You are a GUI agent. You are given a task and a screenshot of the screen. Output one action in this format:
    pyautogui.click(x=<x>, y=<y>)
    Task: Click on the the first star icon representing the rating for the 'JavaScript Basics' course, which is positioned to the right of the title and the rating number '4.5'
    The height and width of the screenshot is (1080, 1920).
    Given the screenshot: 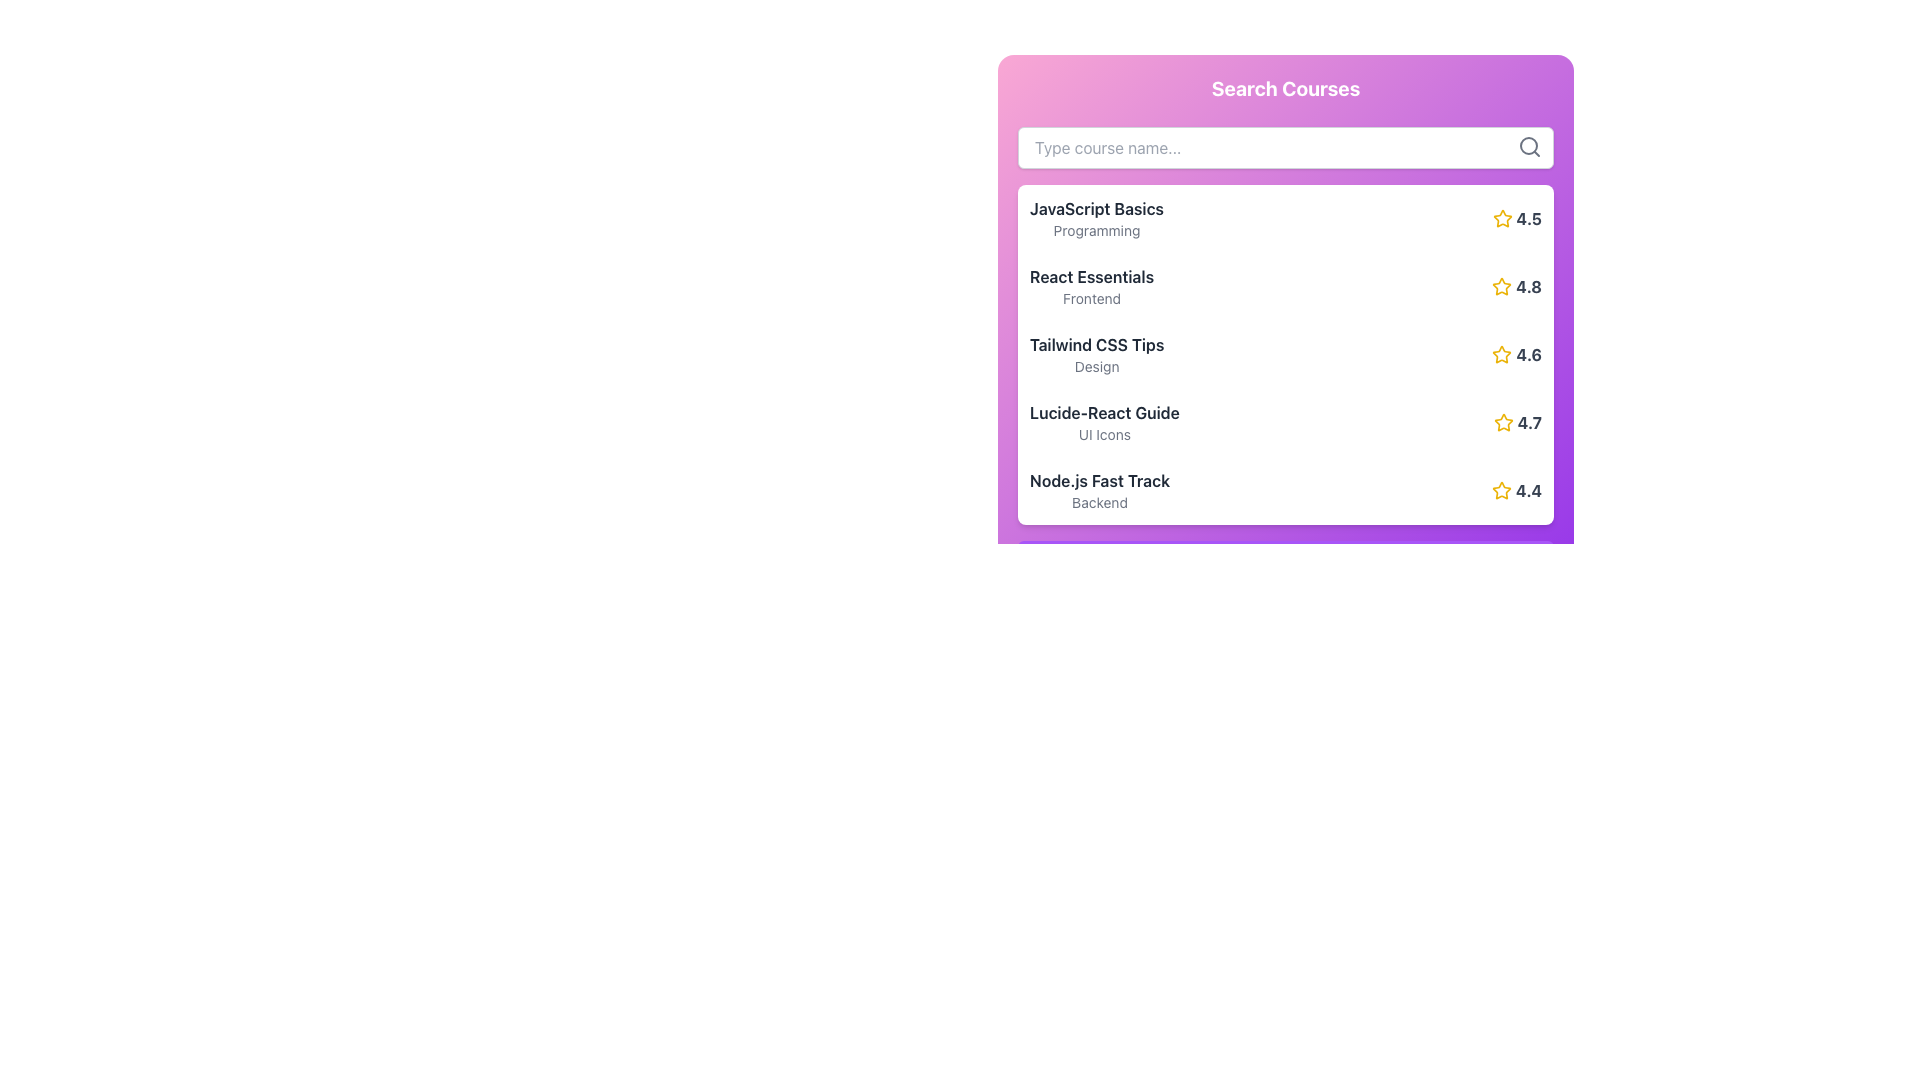 What is the action you would take?
    pyautogui.click(x=1502, y=218)
    